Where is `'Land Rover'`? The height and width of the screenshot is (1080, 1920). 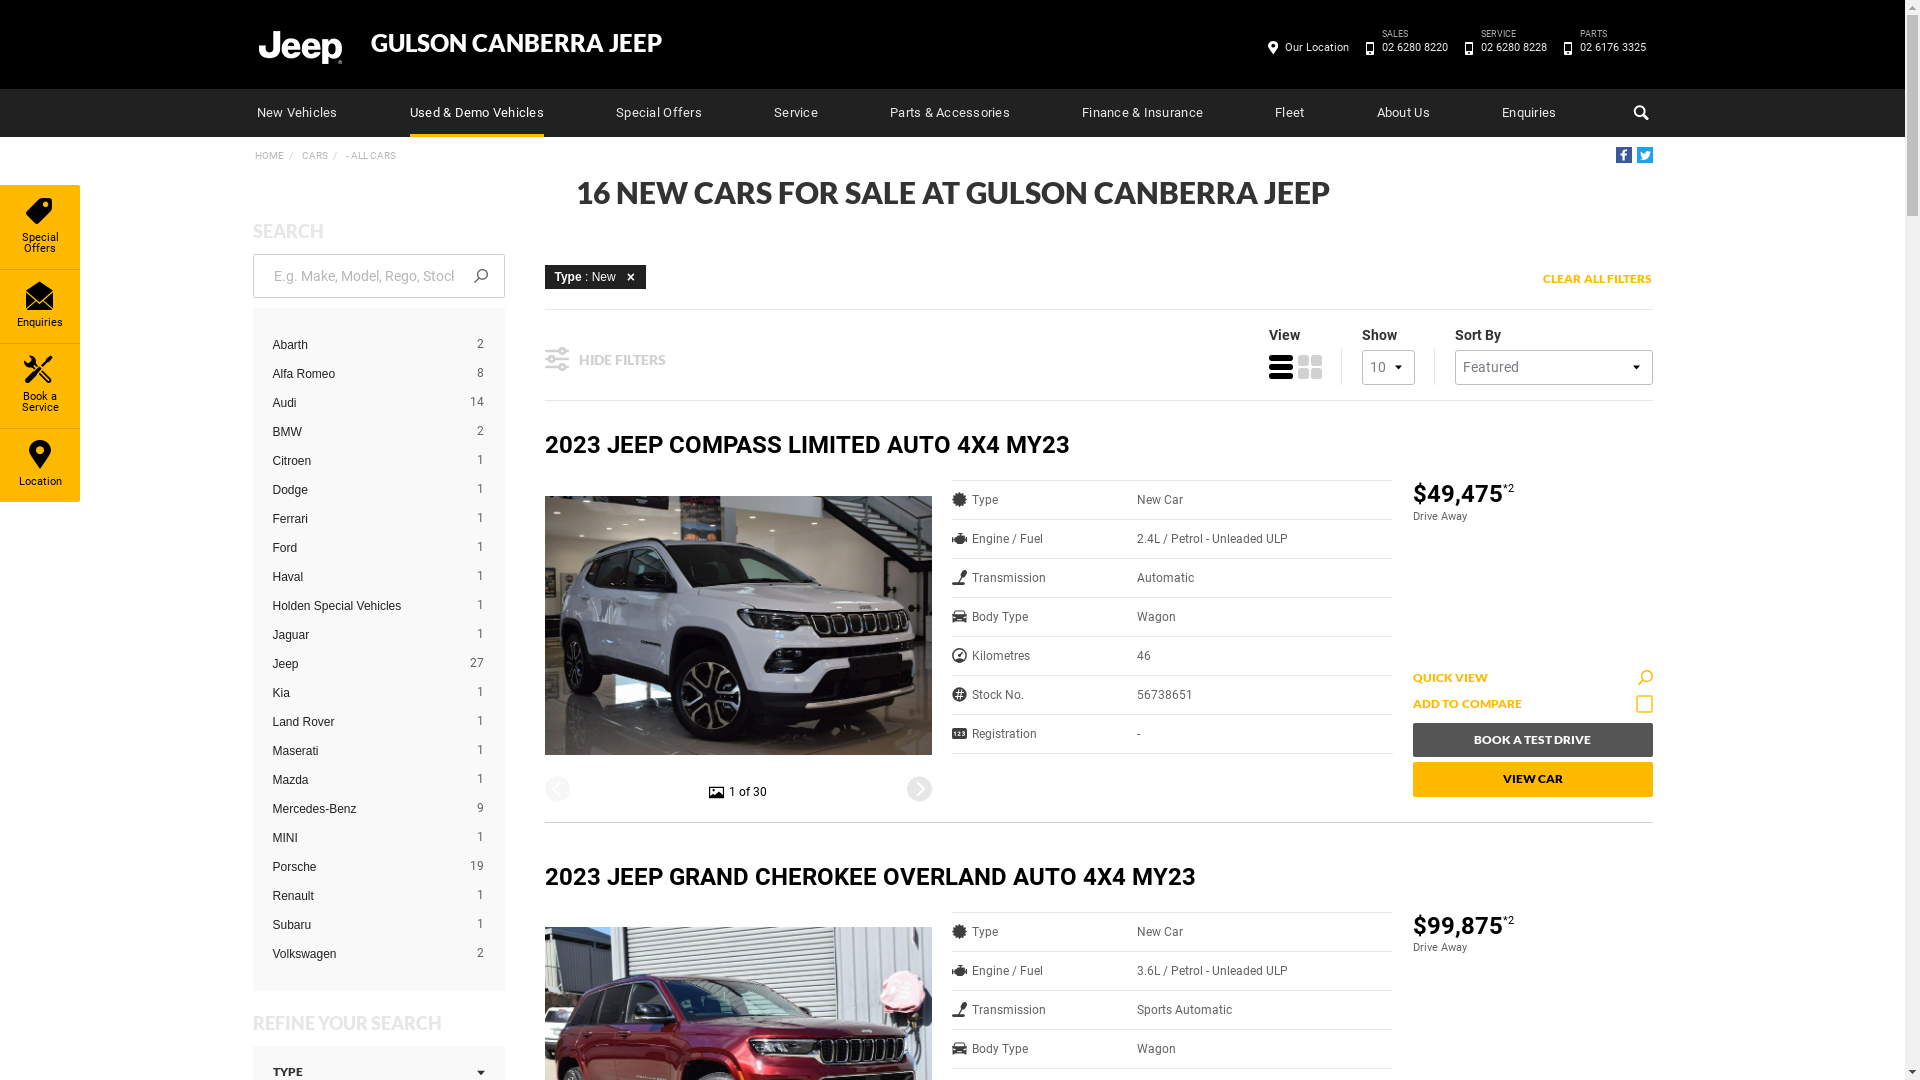 'Land Rover' is located at coordinates (363, 721).